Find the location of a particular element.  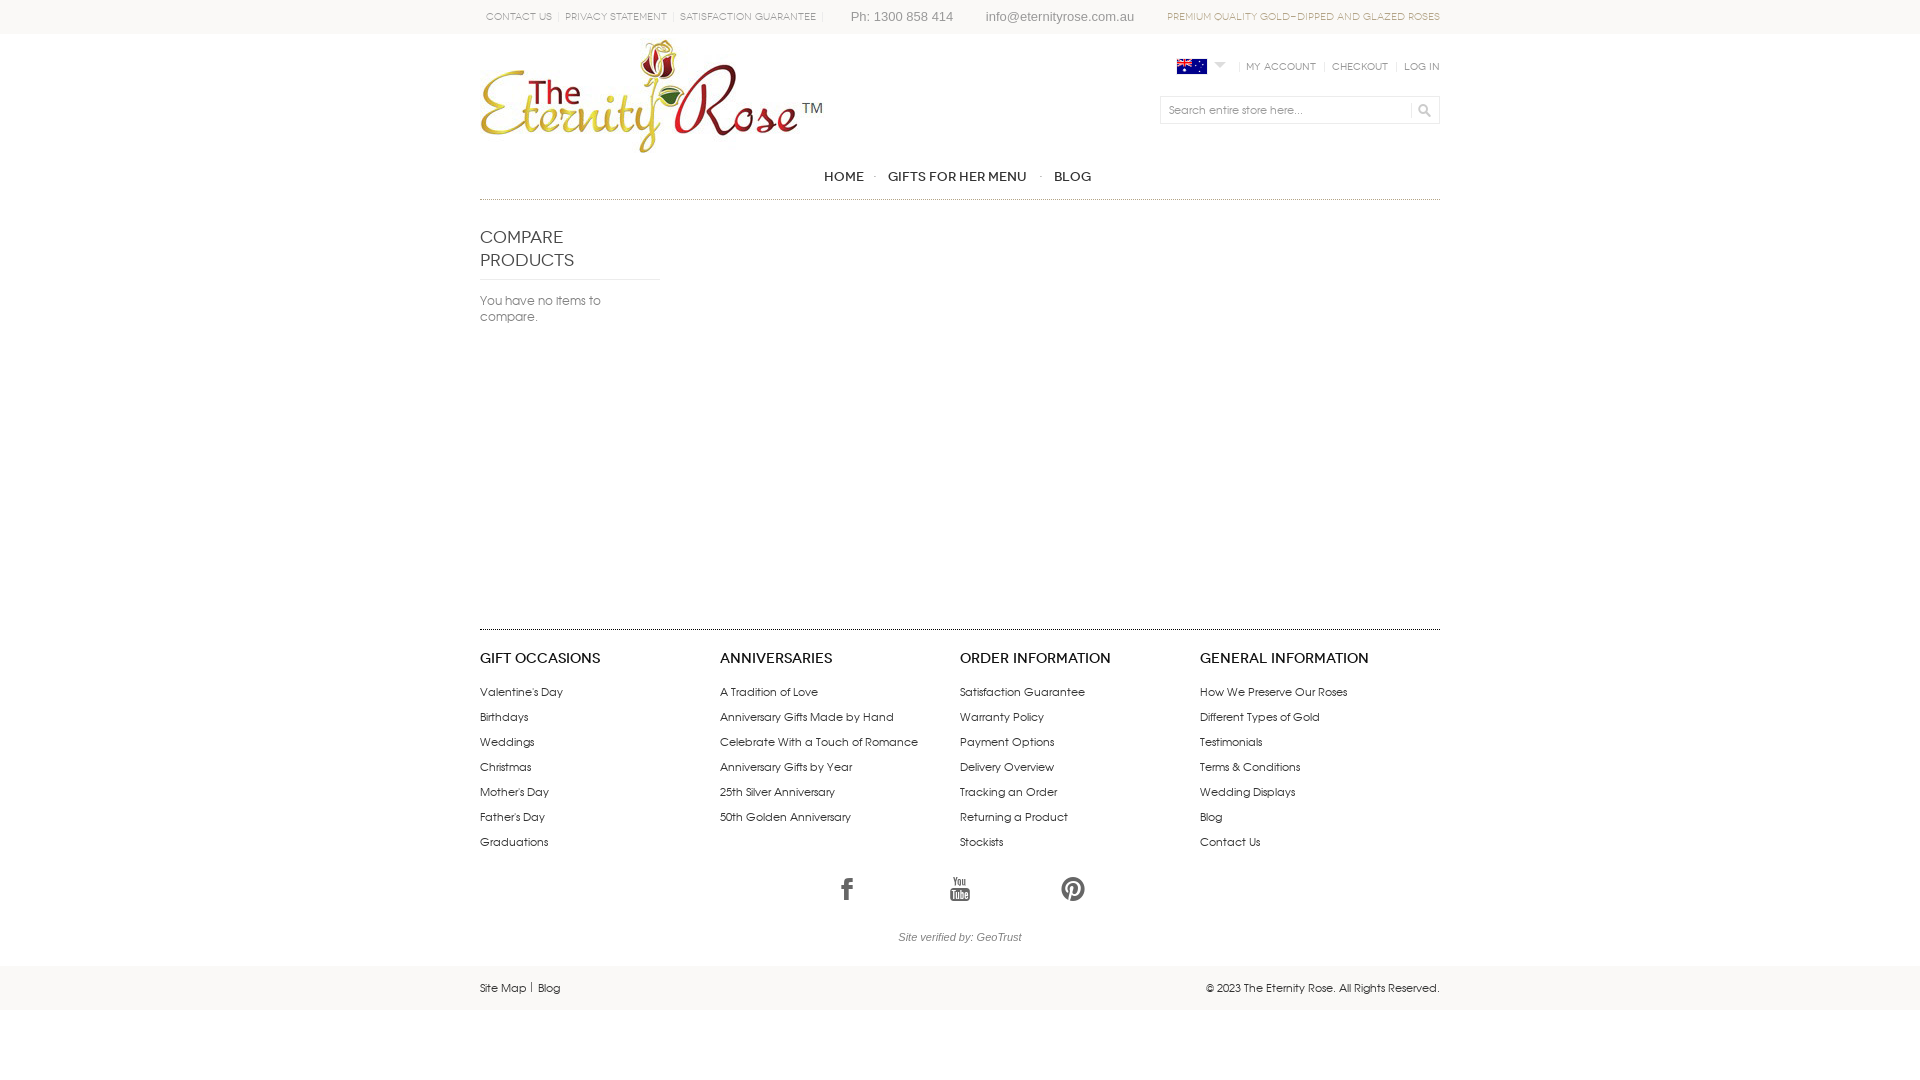

'Weddings' is located at coordinates (507, 741).